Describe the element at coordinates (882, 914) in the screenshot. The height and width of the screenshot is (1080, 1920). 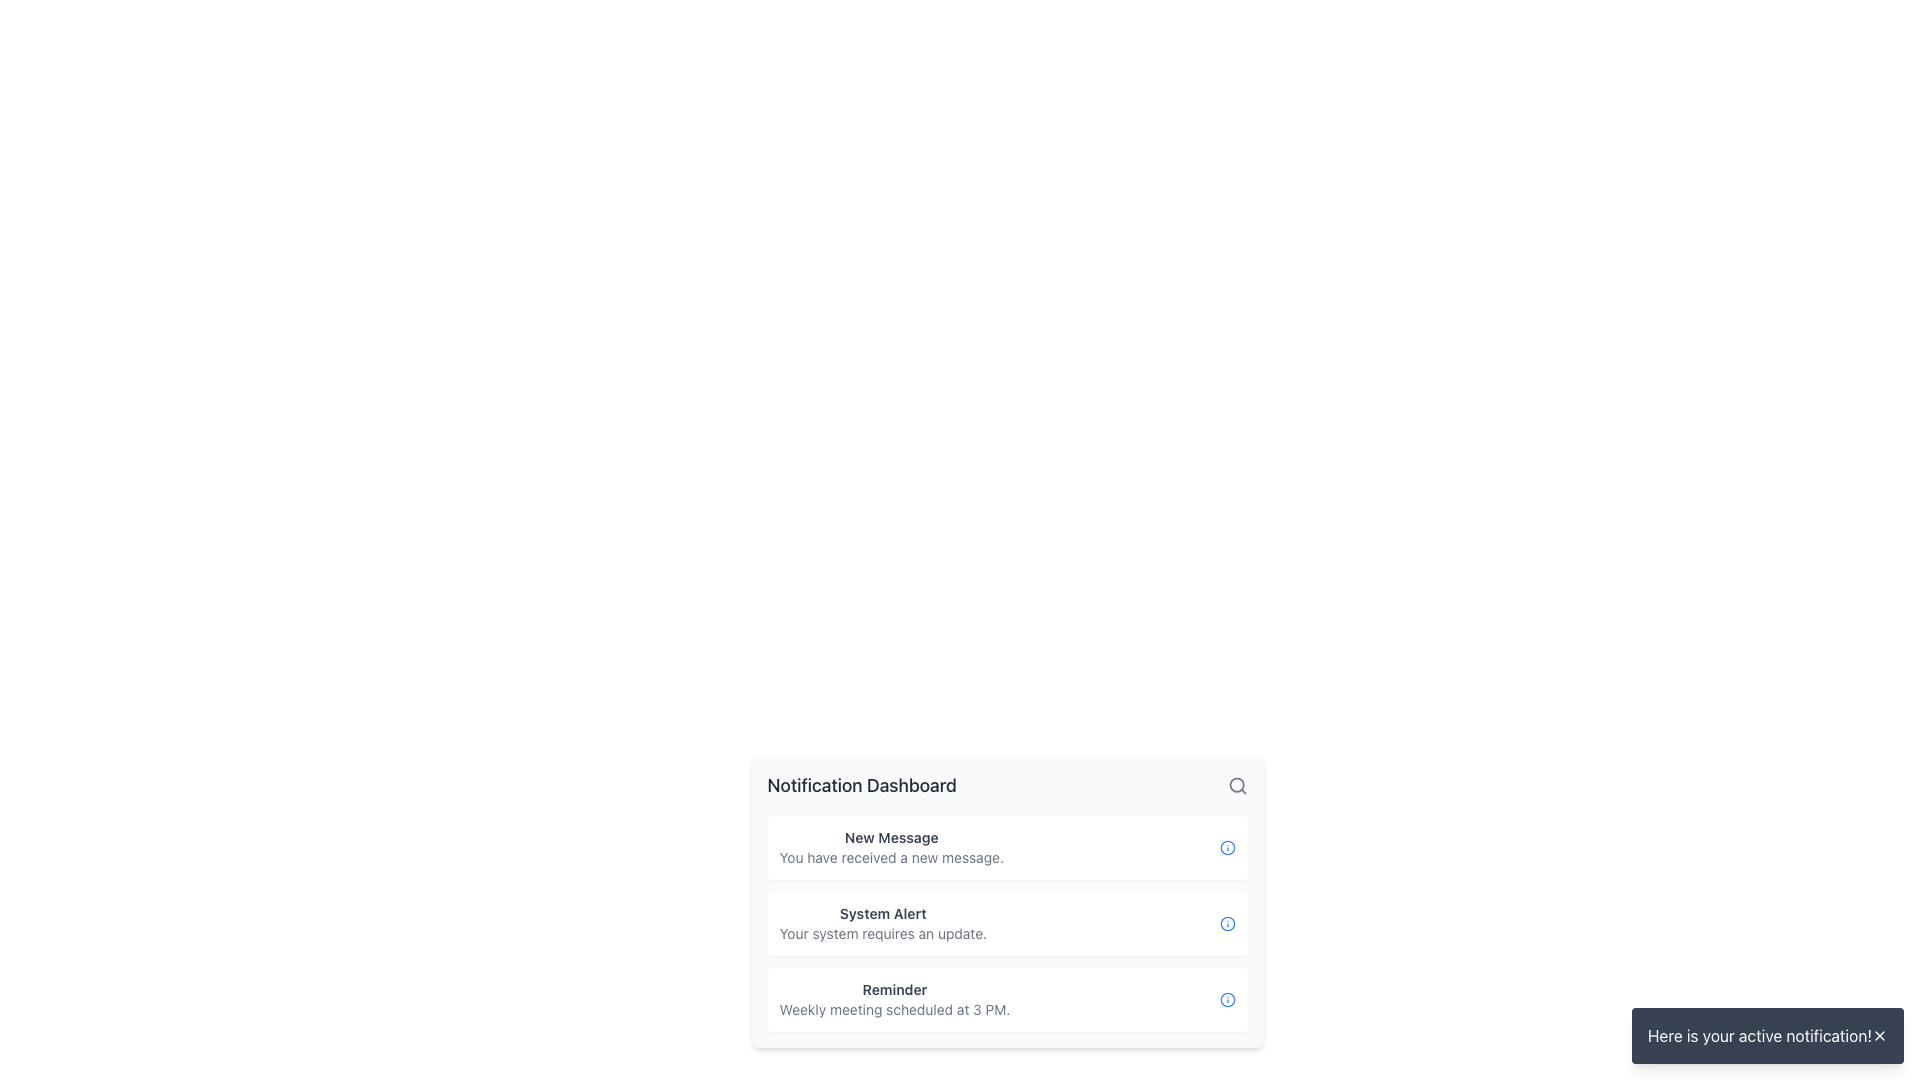
I see `the text label that serves as a title or header for the notification` at that location.